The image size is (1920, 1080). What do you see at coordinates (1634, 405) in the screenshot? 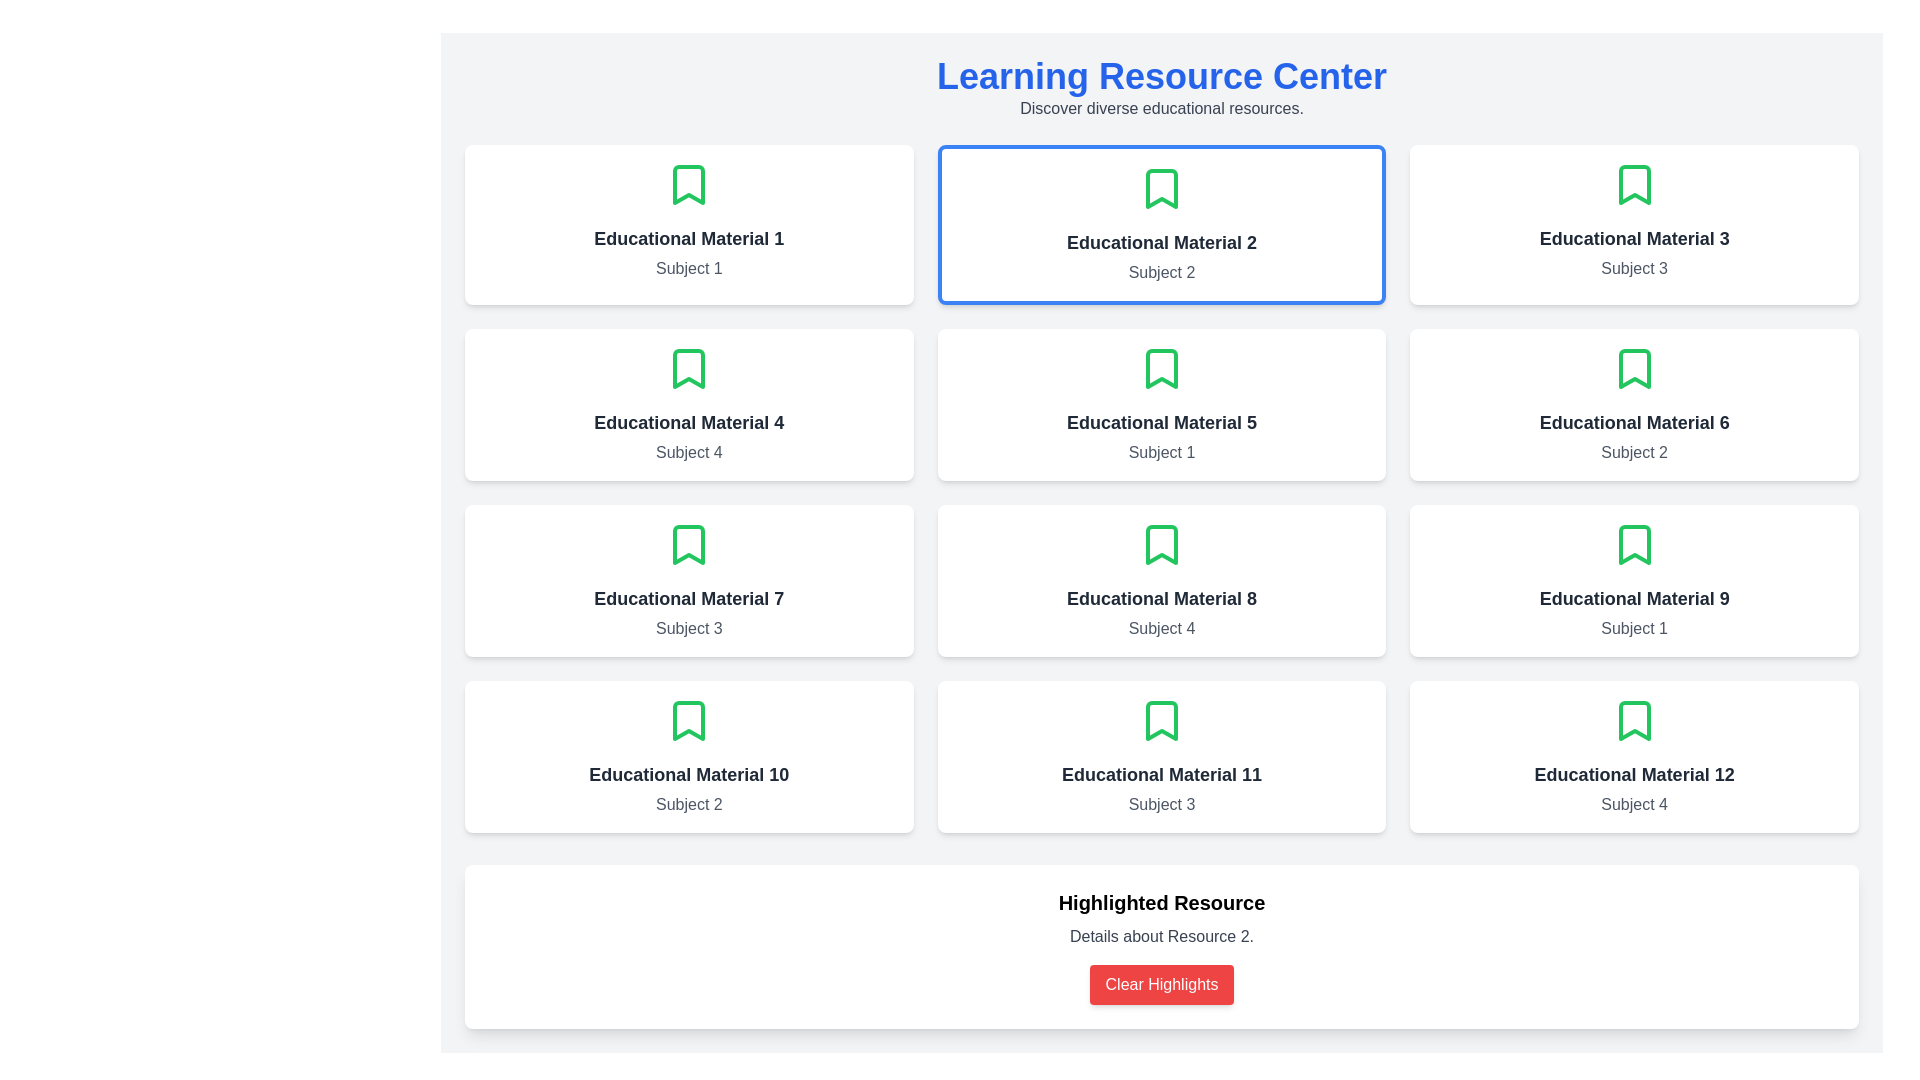
I see `the Card component representing an educational resource, located` at bounding box center [1634, 405].